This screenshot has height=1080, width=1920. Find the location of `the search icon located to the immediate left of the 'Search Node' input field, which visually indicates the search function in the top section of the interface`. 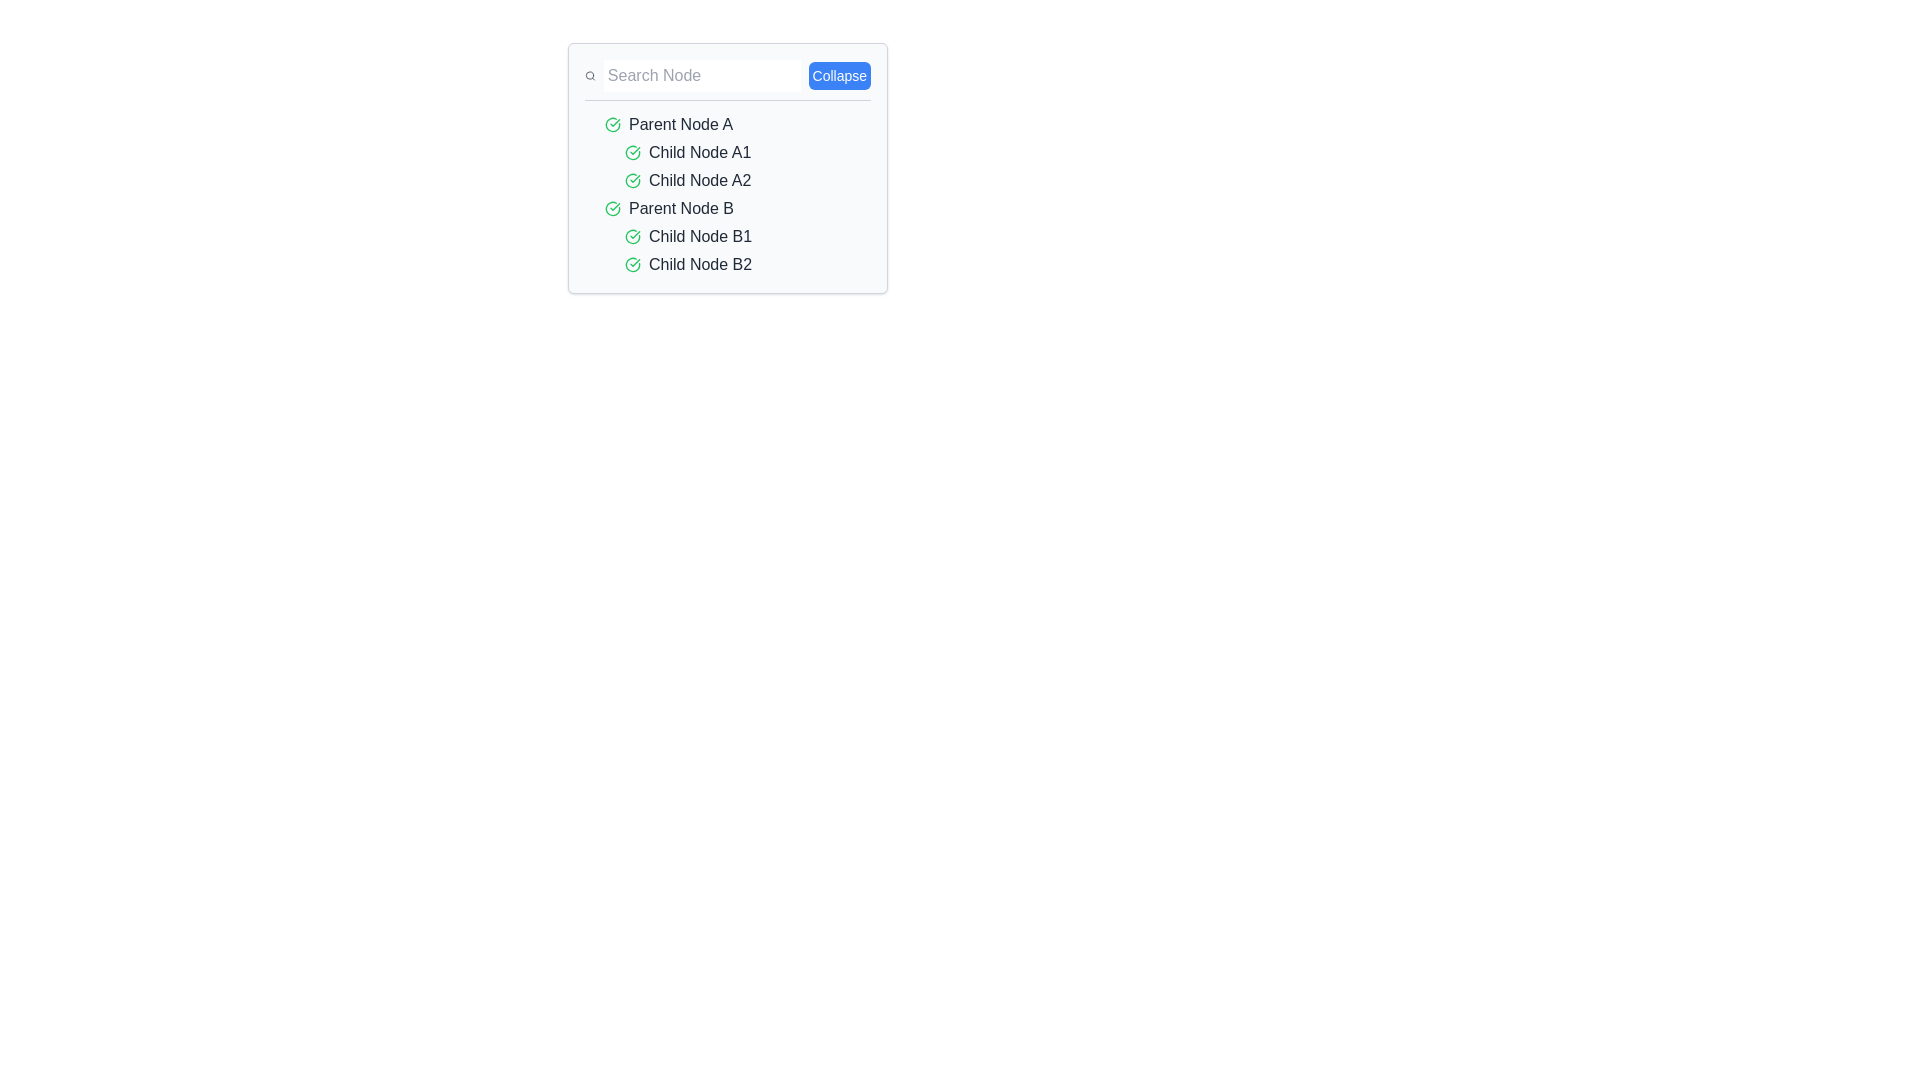

the search icon located to the immediate left of the 'Search Node' input field, which visually indicates the search function in the top section of the interface is located at coordinates (589, 75).